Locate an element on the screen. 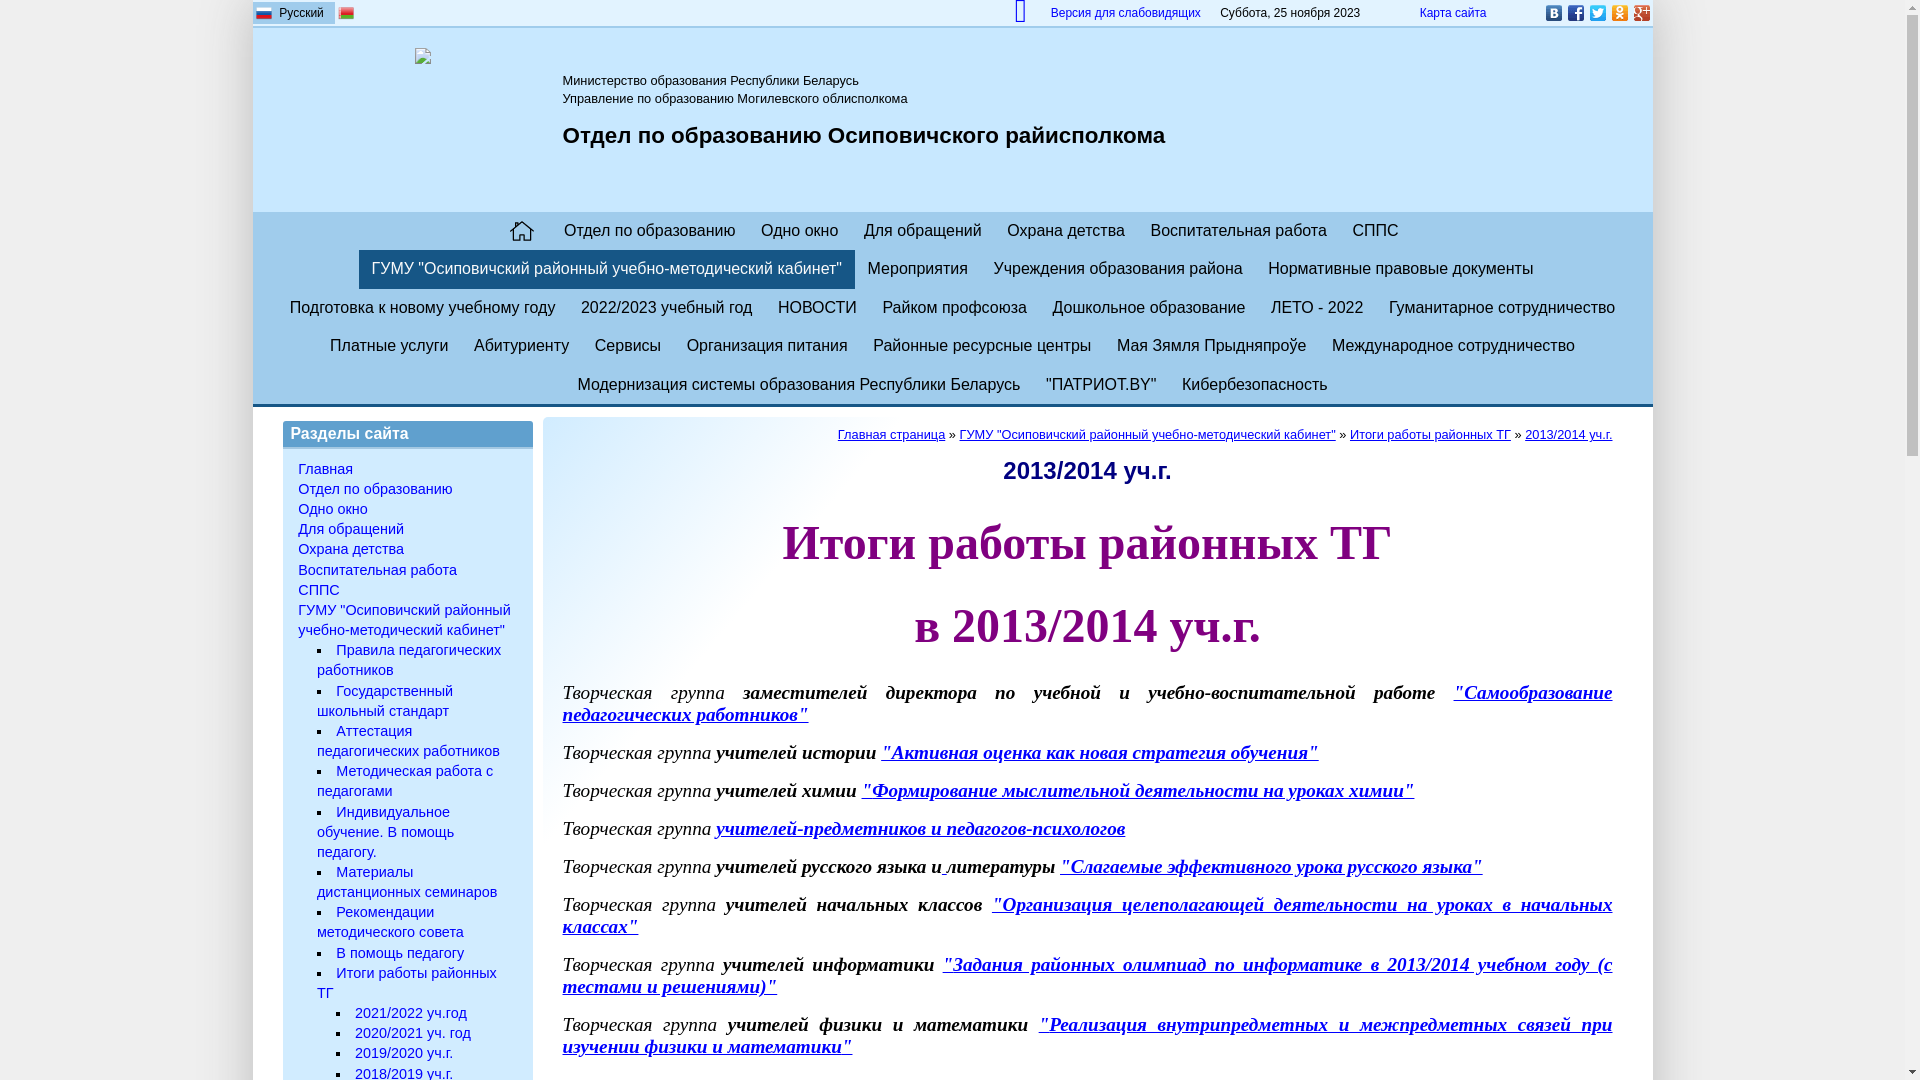 The width and height of the screenshot is (1920, 1080). 'Twitter' is located at coordinates (1584, 12).